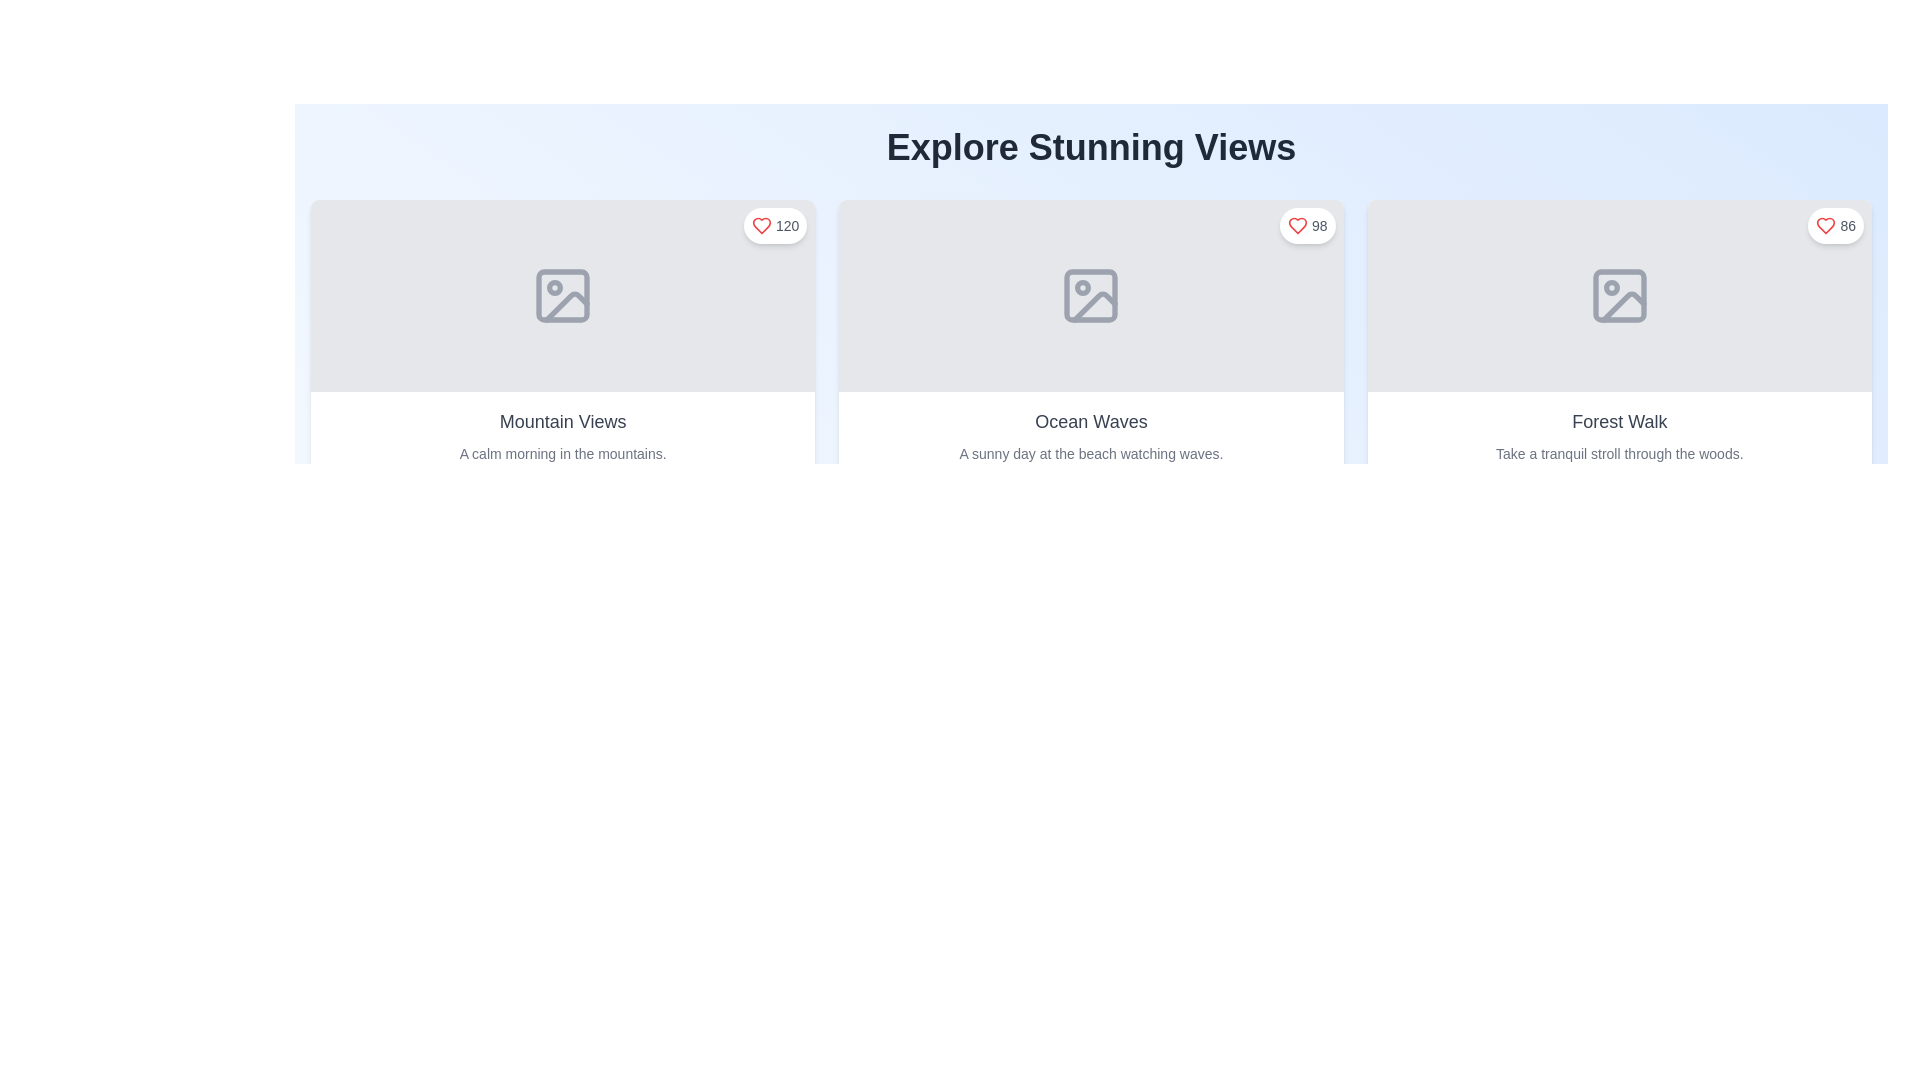 This screenshot has height=1080, width=1920. I want to click on the decorative circle element within the SVG image located in the middle card labeled 'Ocean Waves', so click(1082, 288).